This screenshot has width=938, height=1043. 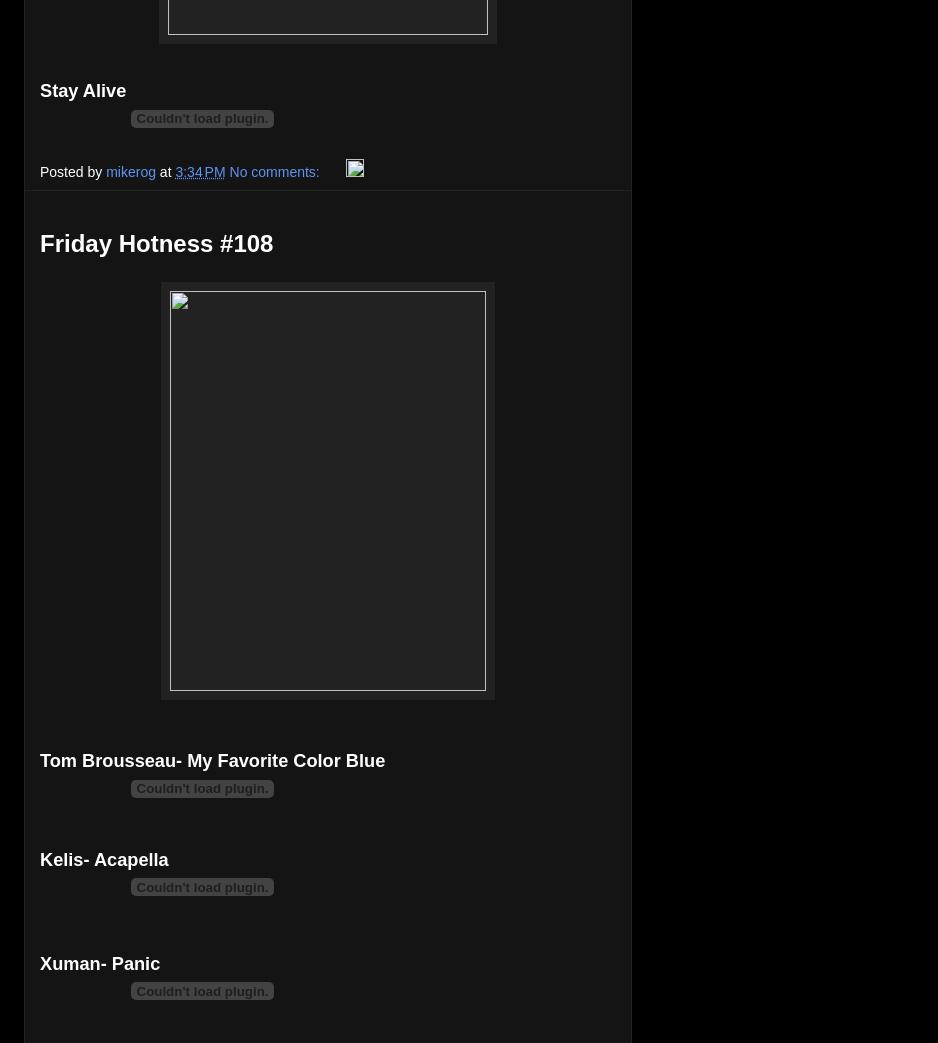 What do you see at coordinates (166, 170) in the screenshot?
I see `'at'` at bounding box center [166, 170].